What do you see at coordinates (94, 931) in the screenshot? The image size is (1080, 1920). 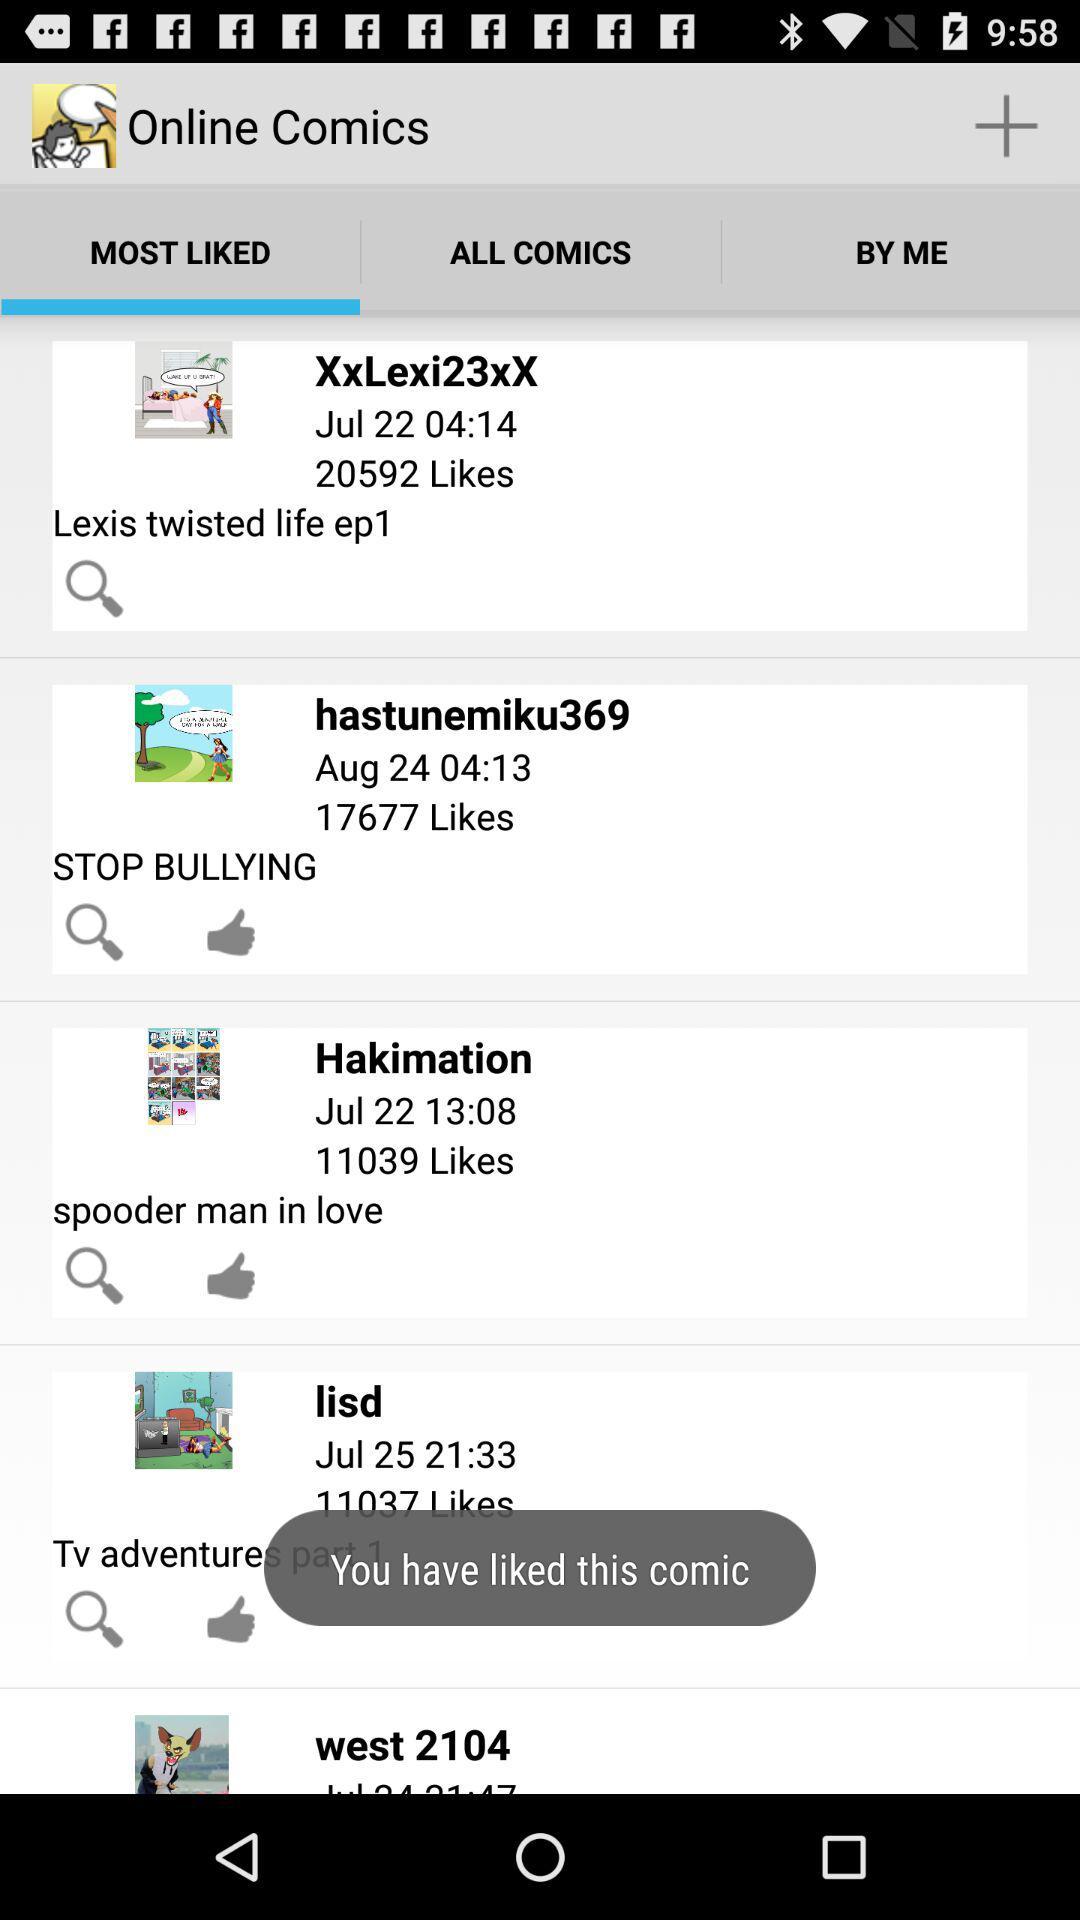 I see `search for comic` at bounding box center [94, 931].